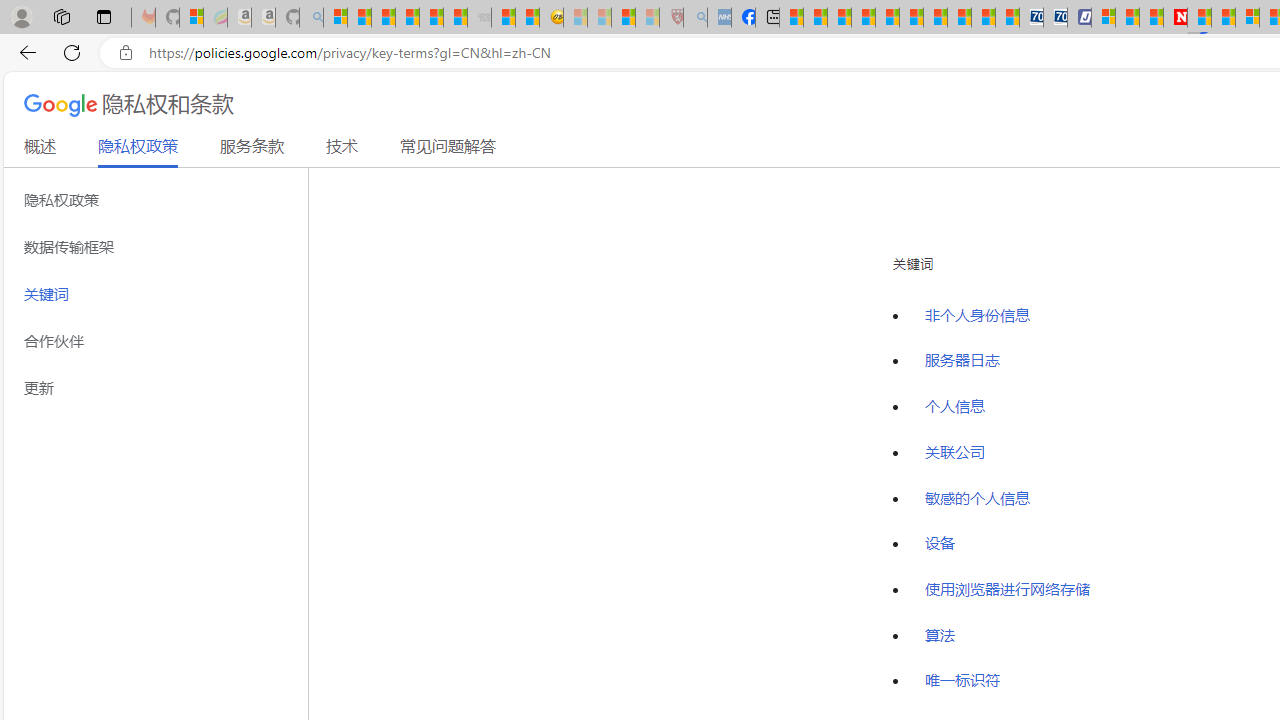 The height and width of the screenshot is (720, 1280). Describe the element at coordinates (647, 17) in the screenshot. I see `'12 Popular Science Lies that Must be Corrected - Sleeping'` at that location.